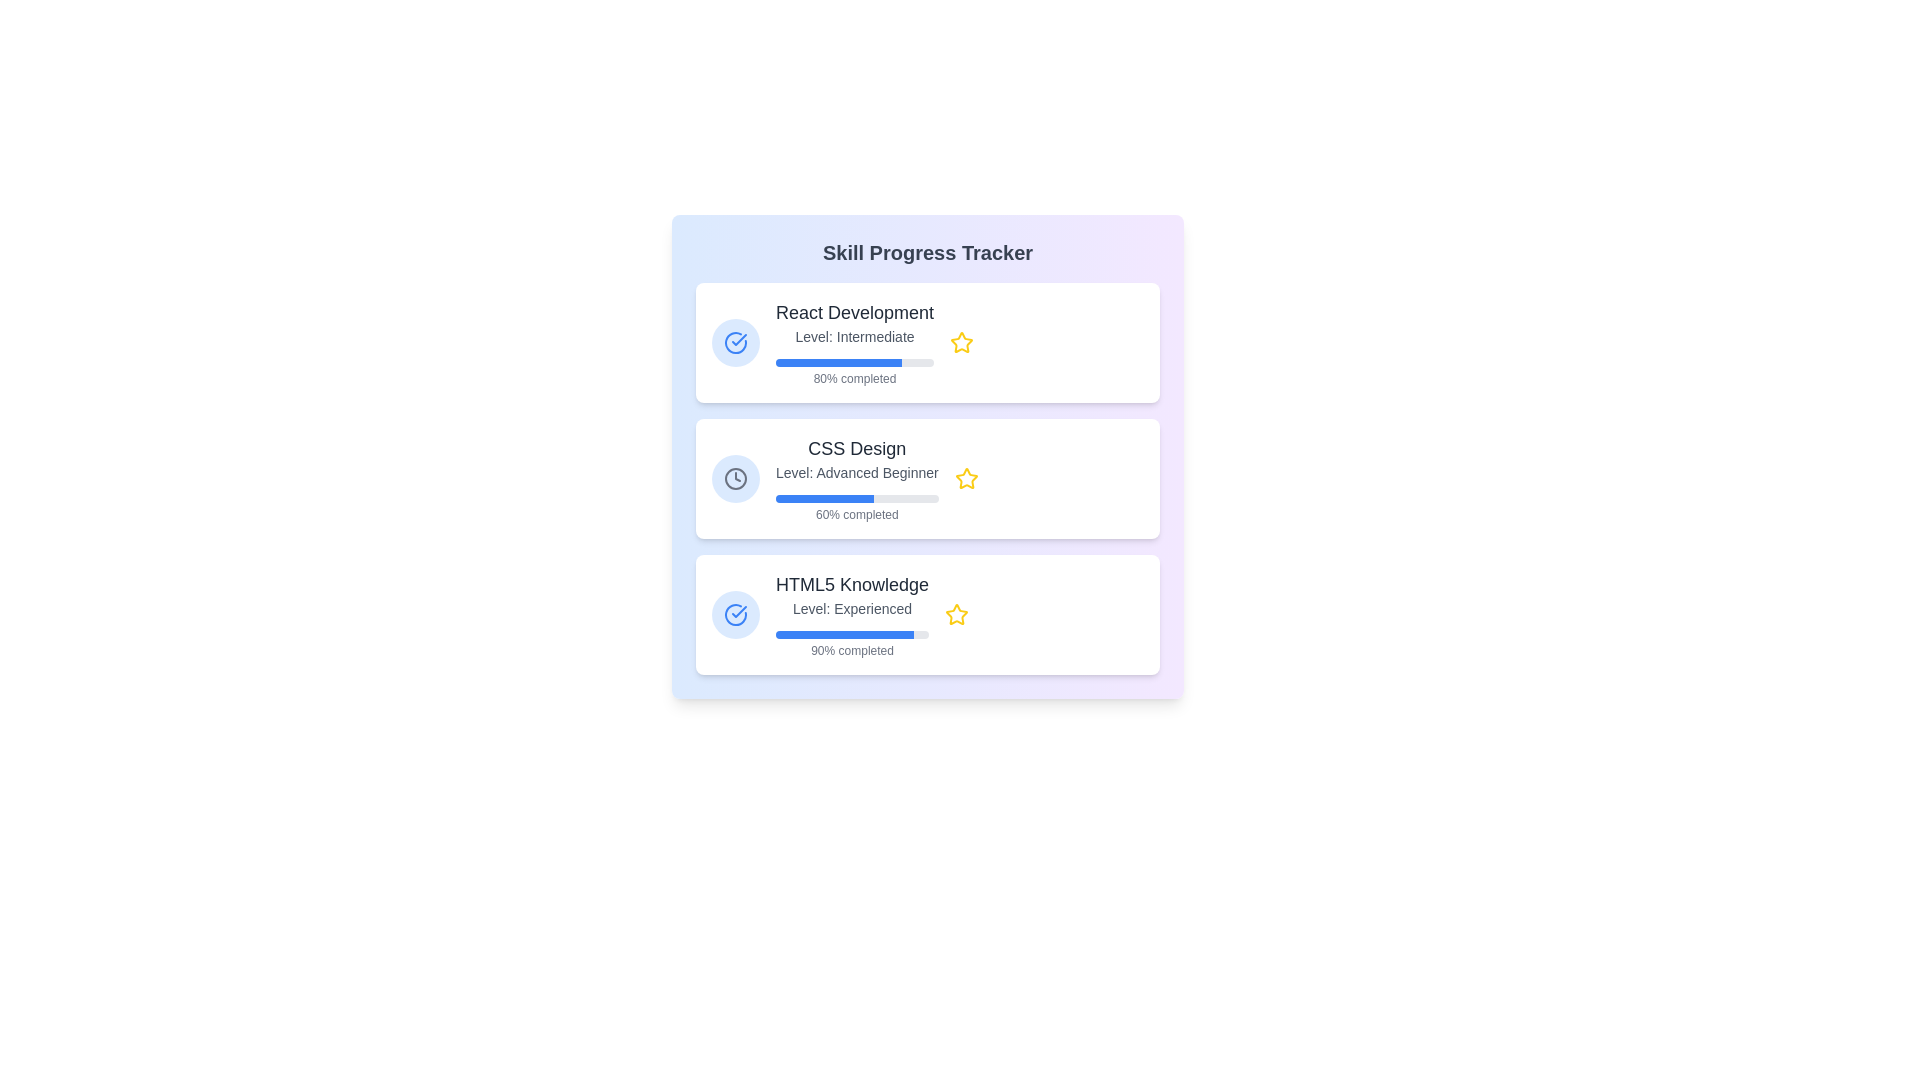  I want to click on the text label indicating the difficulty level of the 'React Development' skill, positioned beneath the title and above the progress bar, so click(854, 335).